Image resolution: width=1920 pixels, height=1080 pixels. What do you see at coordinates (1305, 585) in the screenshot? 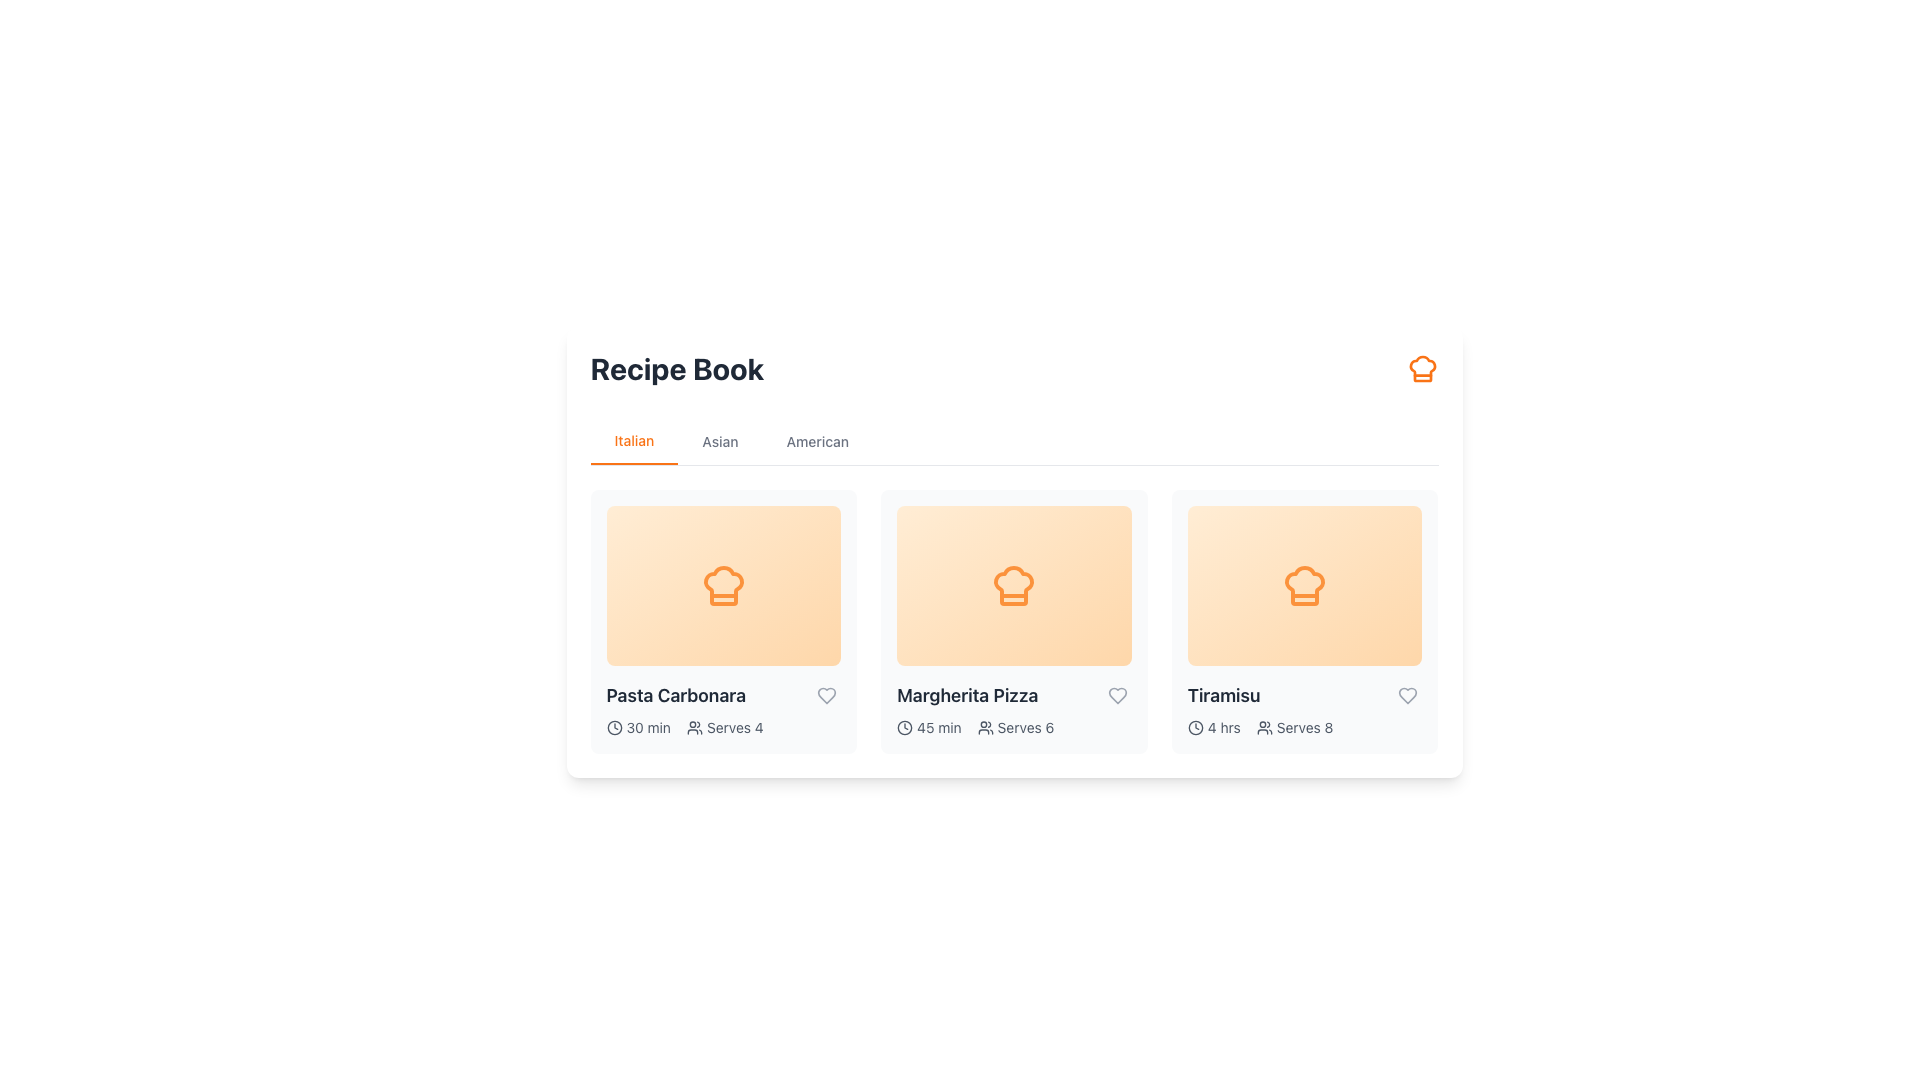
I see `the decorative function of the chef's hat icon with an orange outline located in the third card of the 'Italian' recipe section, specifically above the text in the 'Tiramisu' card` at bounding box center [1305, 585].